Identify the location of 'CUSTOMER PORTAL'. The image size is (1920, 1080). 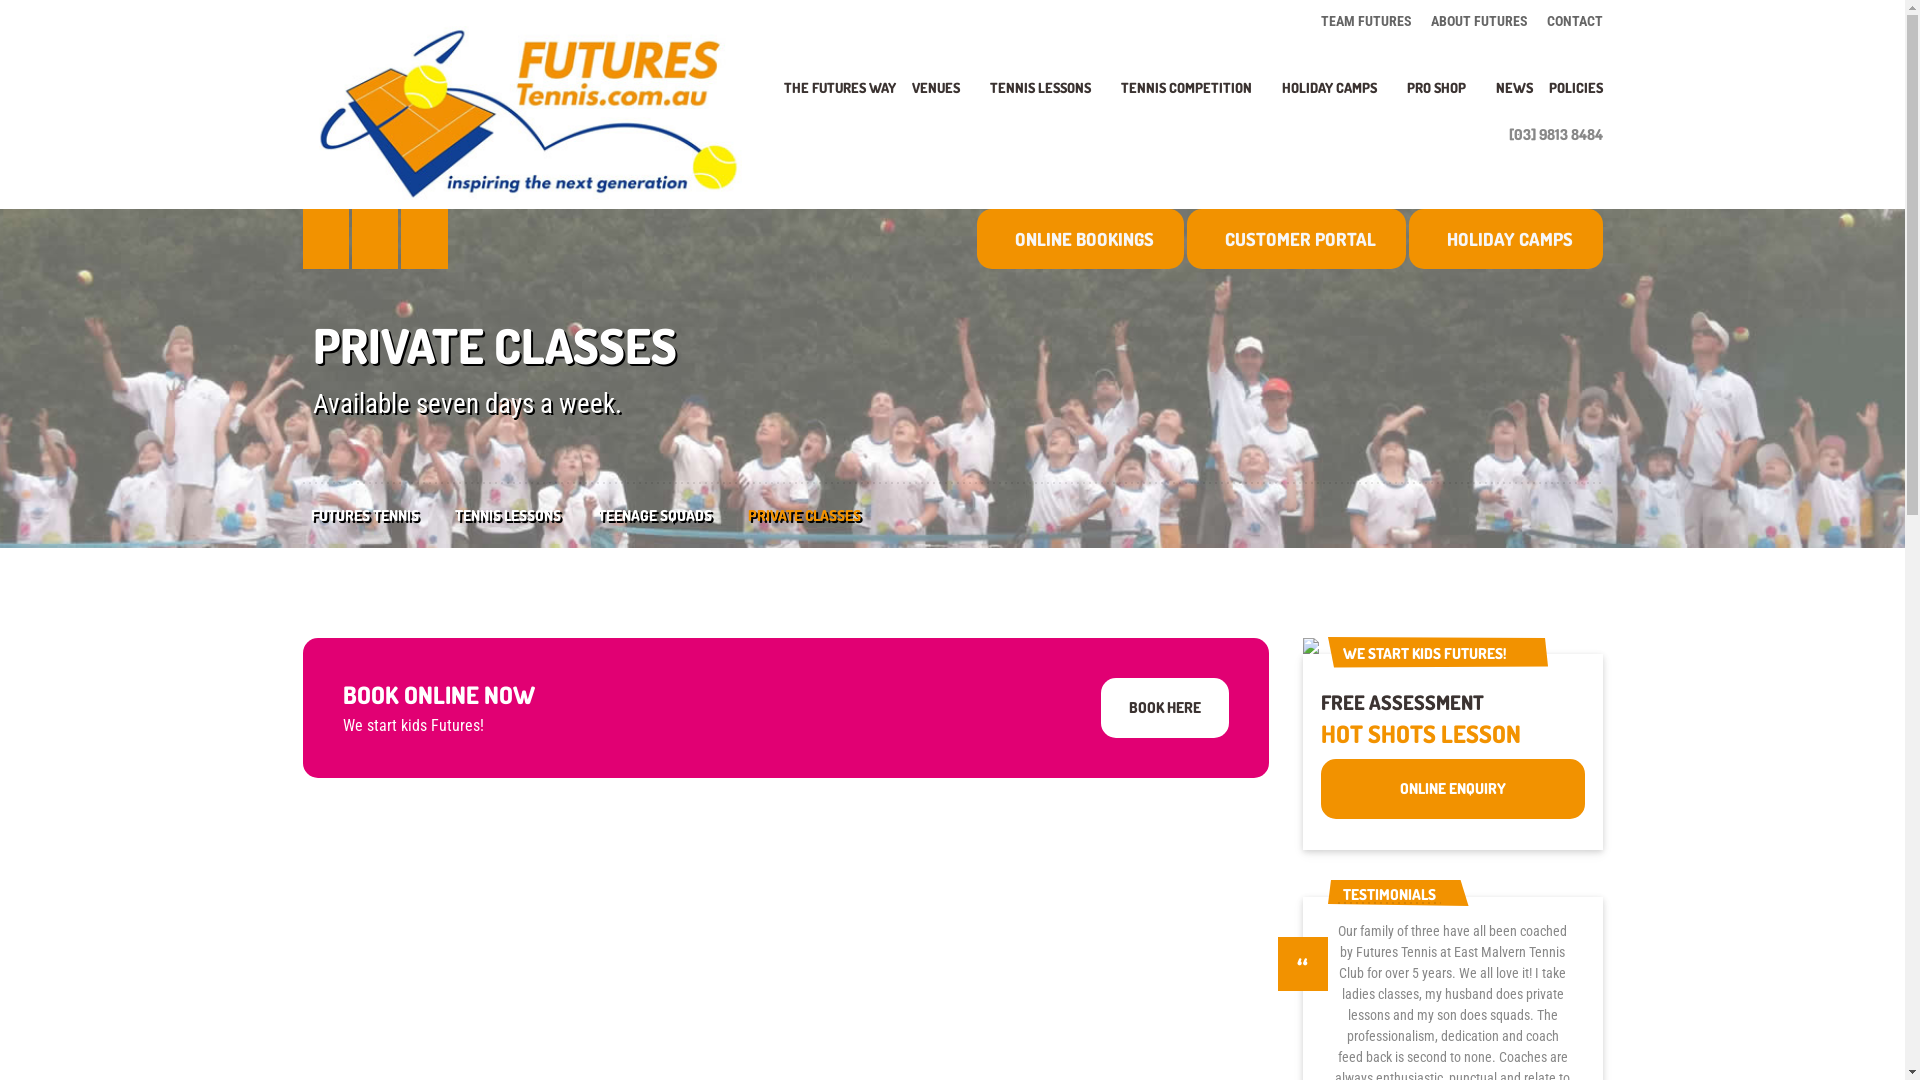
(1296, 238).